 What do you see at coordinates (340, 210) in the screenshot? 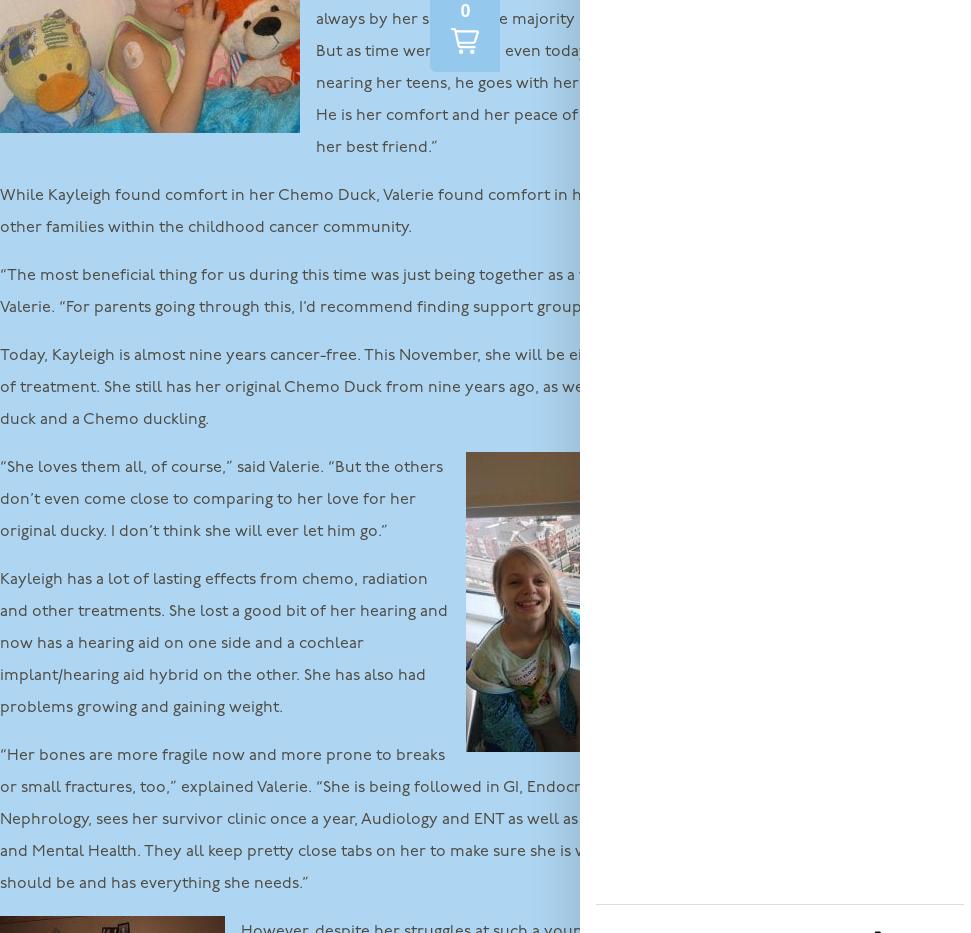
I see `'While Kayleigh found comfort in her Chemo Duck, Valerie found comfort in her family and other families within the childhood cancer community.'` at bounding box center [340, 210].